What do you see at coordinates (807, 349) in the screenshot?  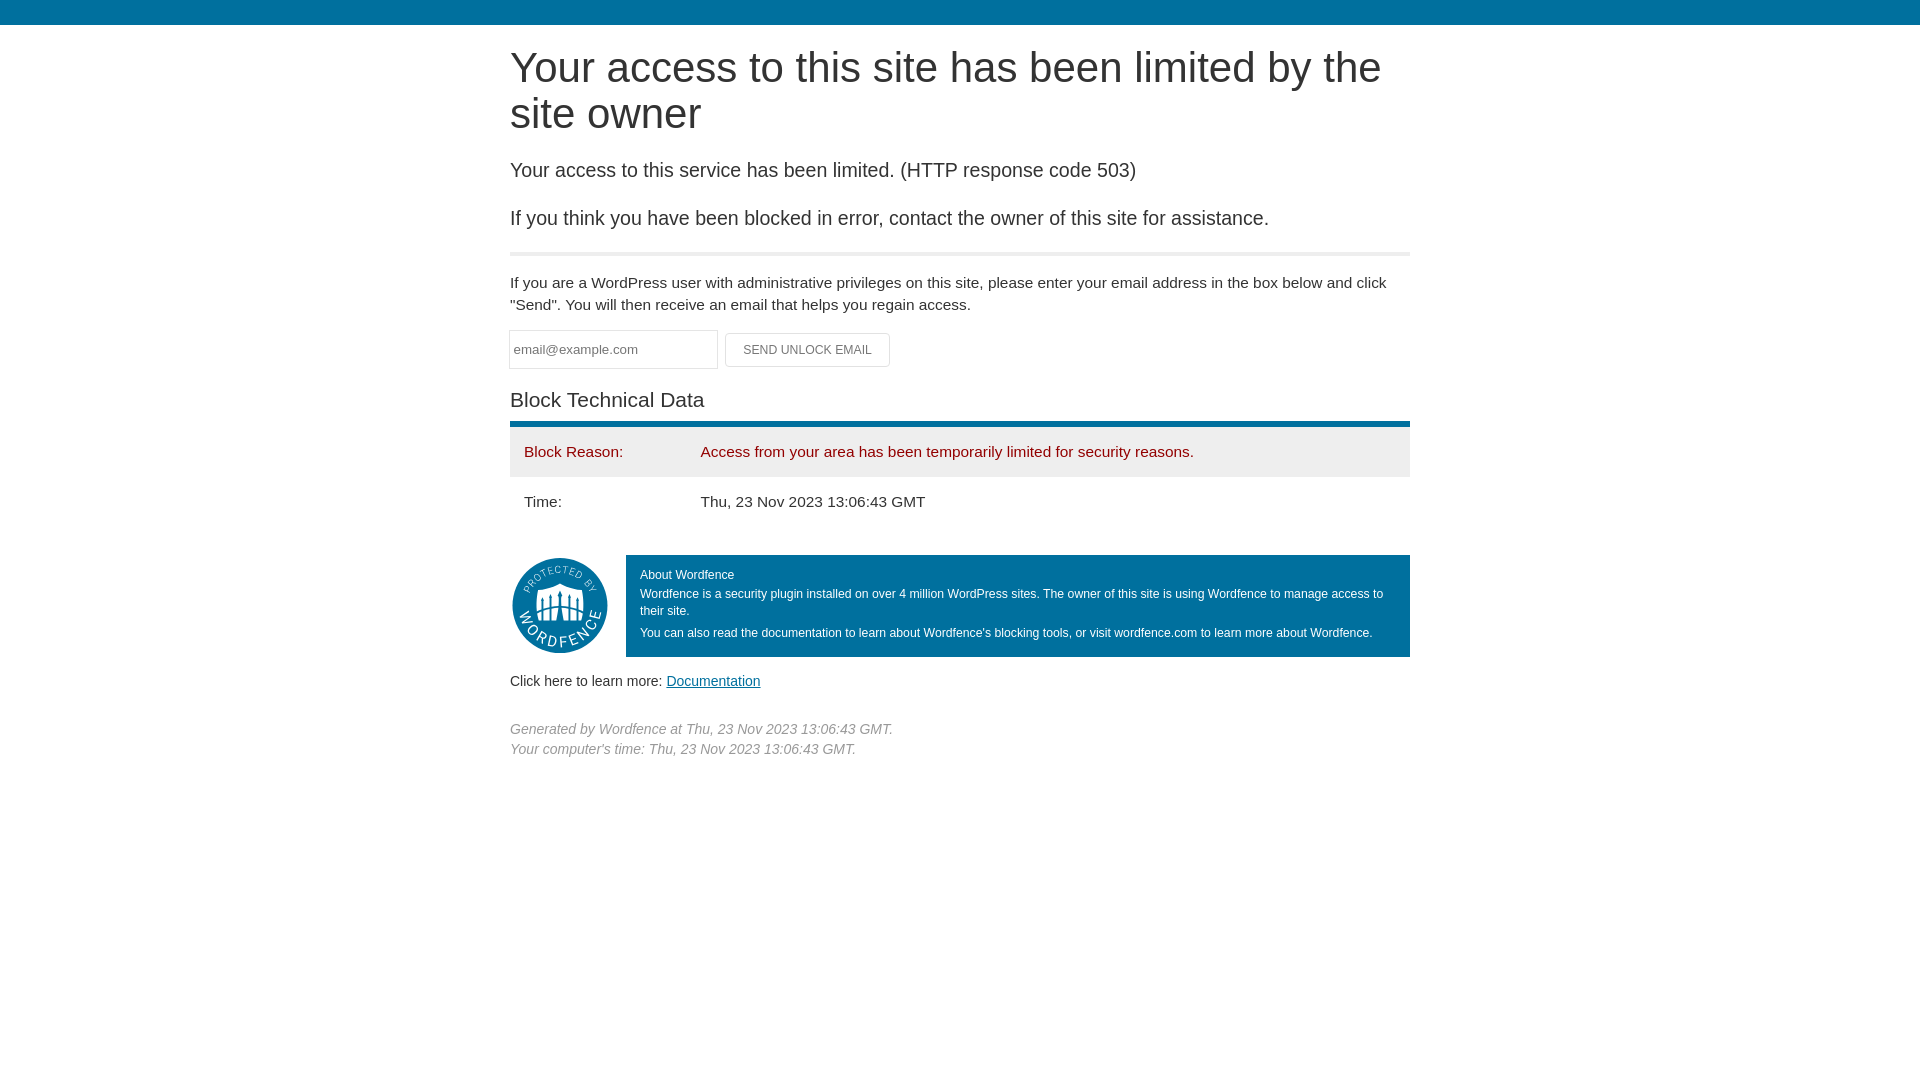 I see `'Send Unlock Email'` at bounding box center [807, 349].